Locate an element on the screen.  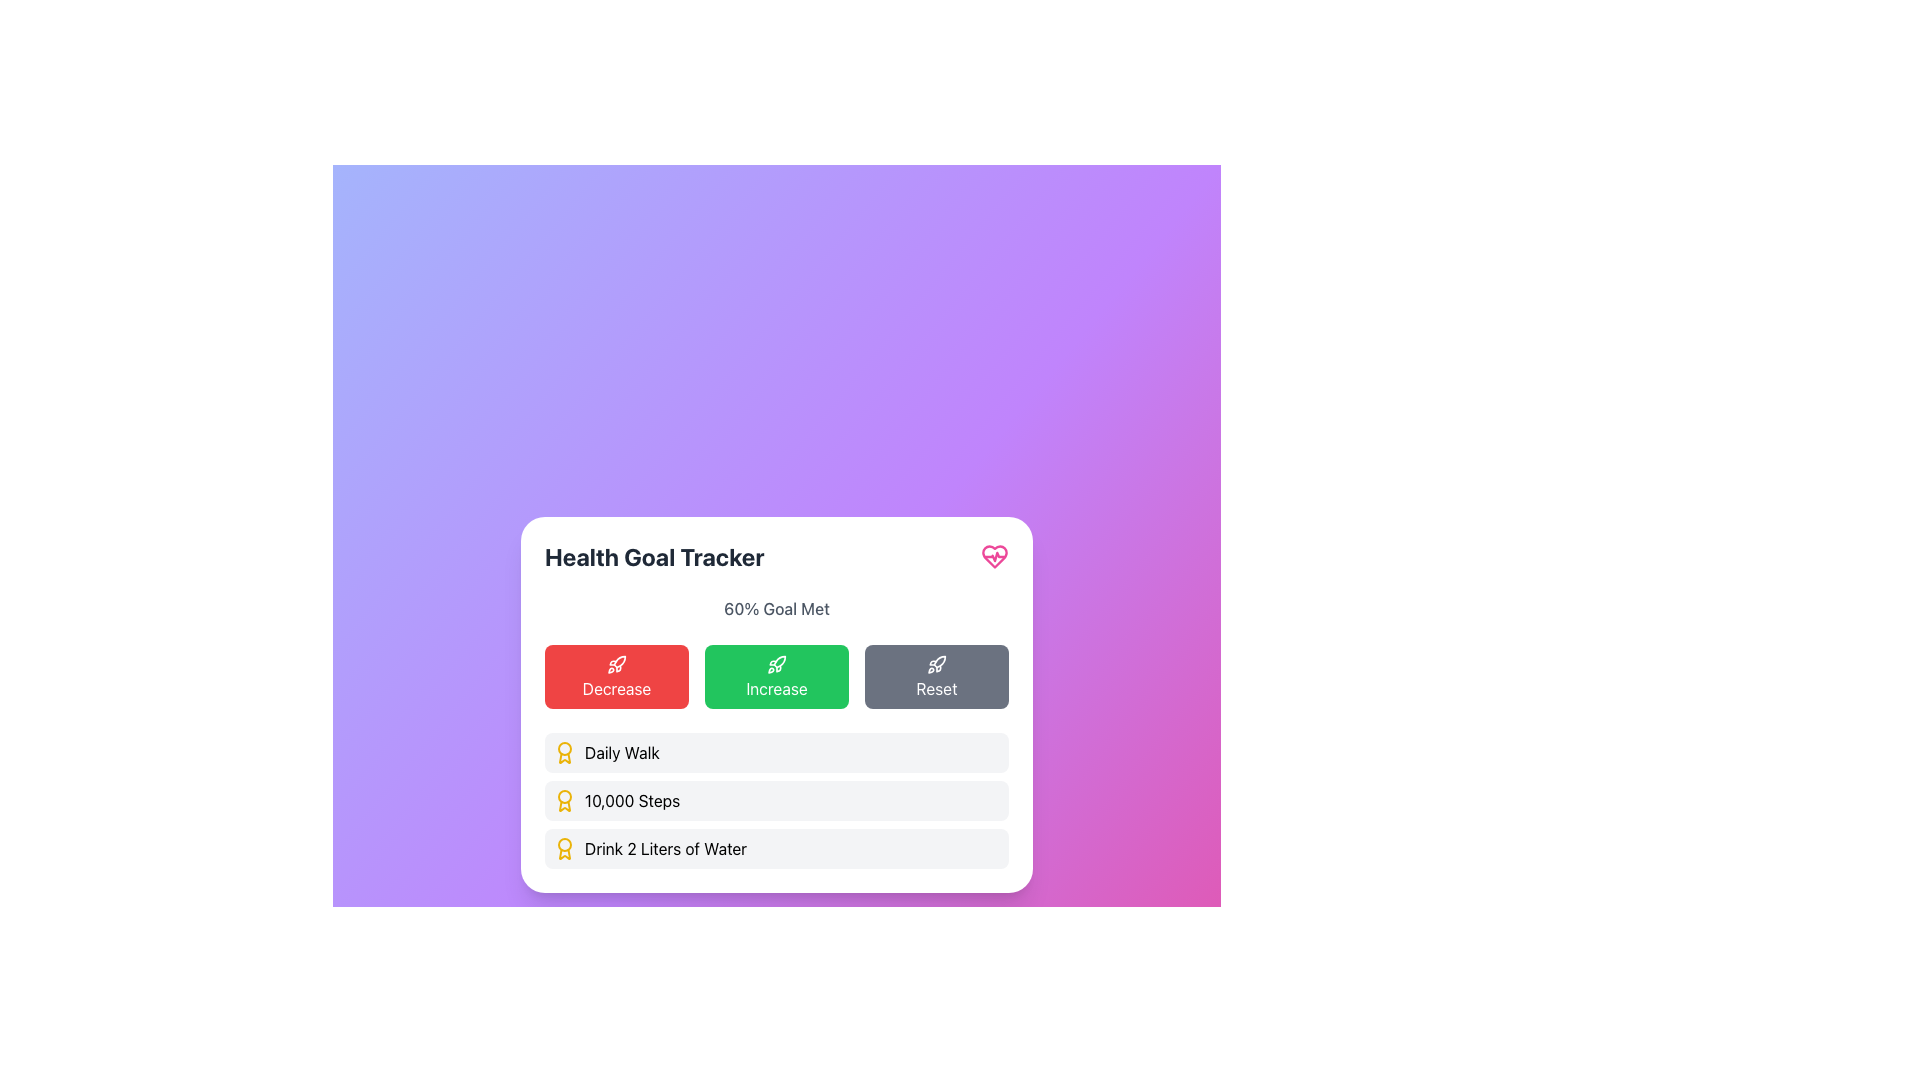
the yellow medal or award badge icon located to the left of the 'Drink 2 Liters of Water' text in the bottom row of the list is located at coordinates (564, 848).